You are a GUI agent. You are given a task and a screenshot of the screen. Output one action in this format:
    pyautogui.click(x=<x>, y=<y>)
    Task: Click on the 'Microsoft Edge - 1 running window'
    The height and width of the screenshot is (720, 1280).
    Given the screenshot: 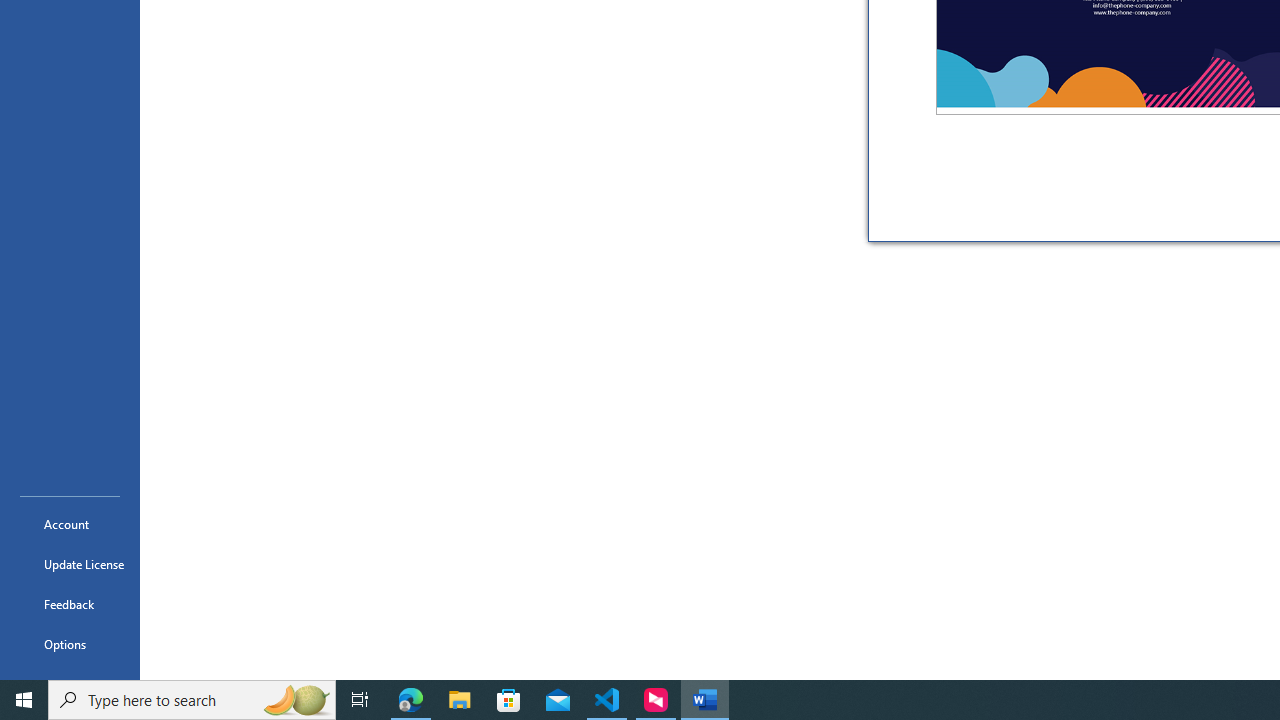 What is the action you would take?
    pyautogui.click(x=410, y=698)
    